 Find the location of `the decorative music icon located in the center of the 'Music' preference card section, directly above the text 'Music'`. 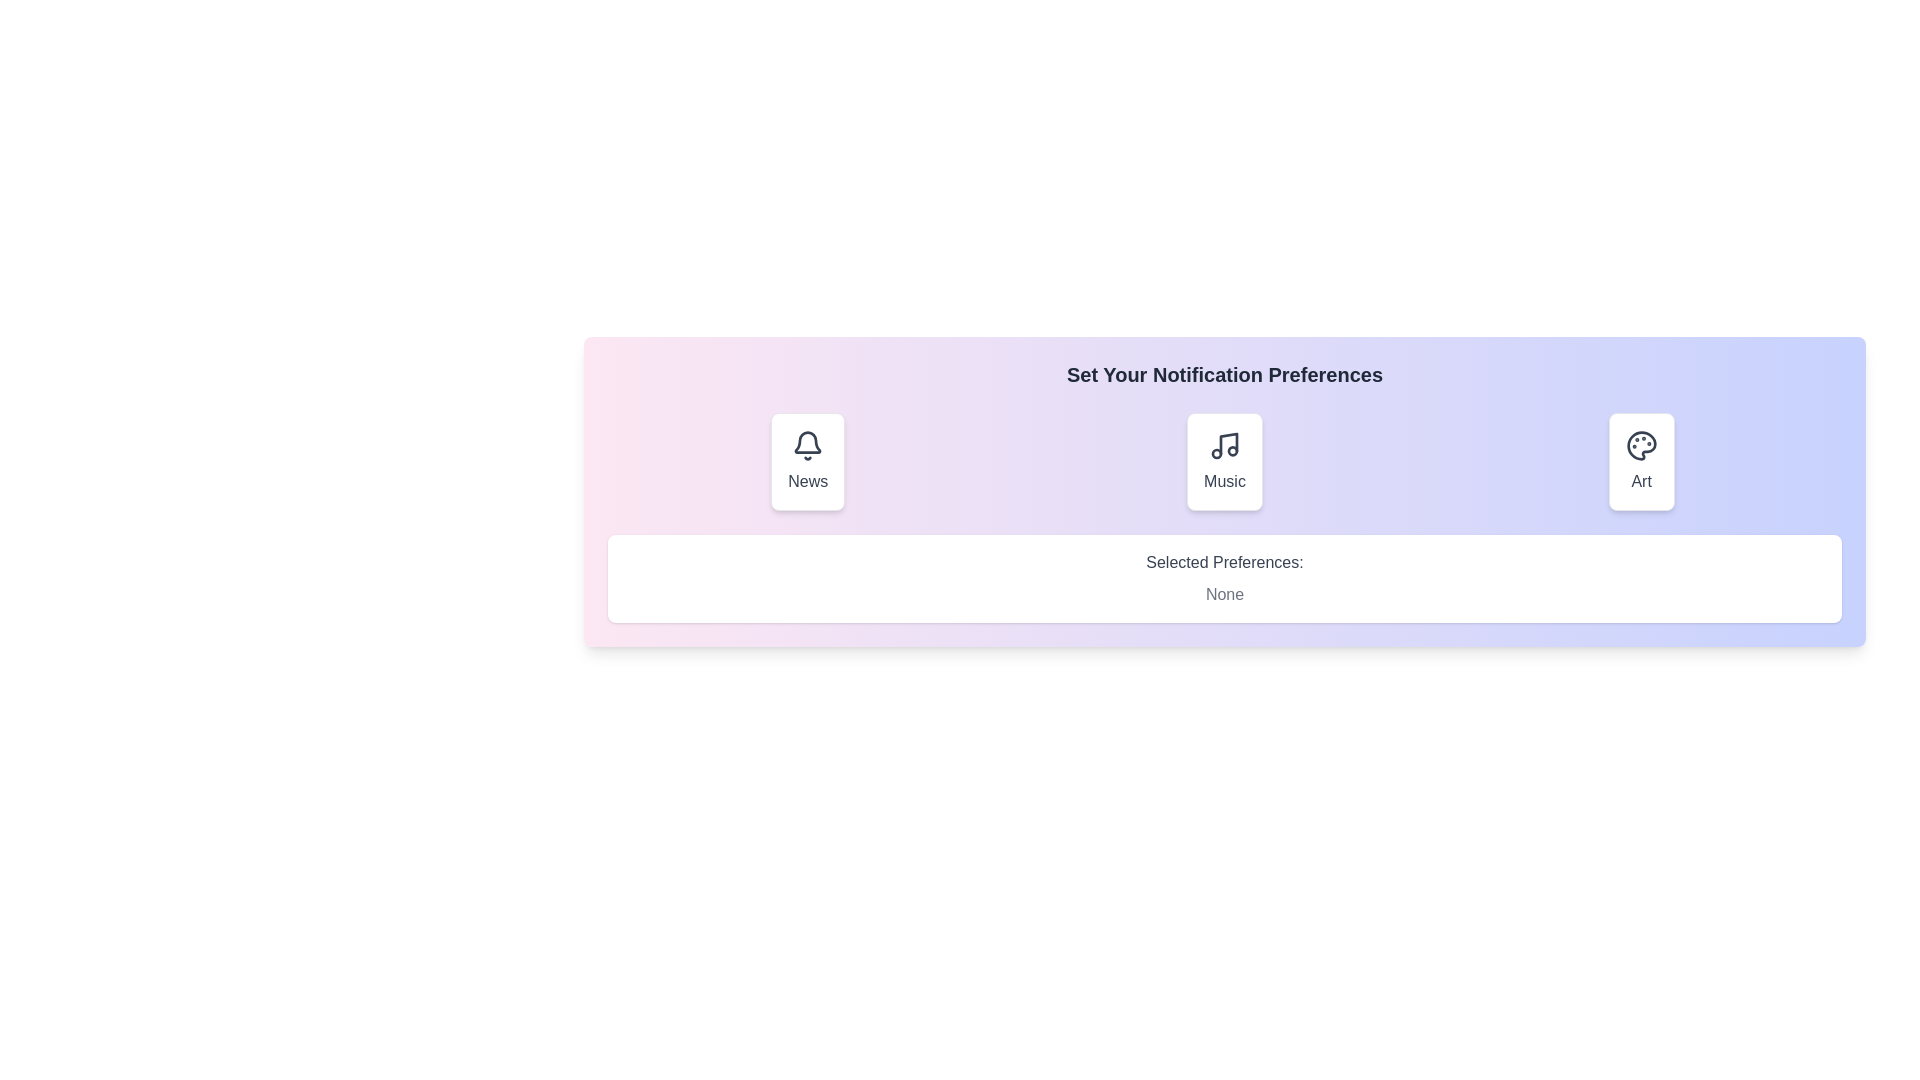

the decorative music icon located in the center of the 'Music' preference card section, directly above the text 'Music' is located at coordinates (1223, 445).